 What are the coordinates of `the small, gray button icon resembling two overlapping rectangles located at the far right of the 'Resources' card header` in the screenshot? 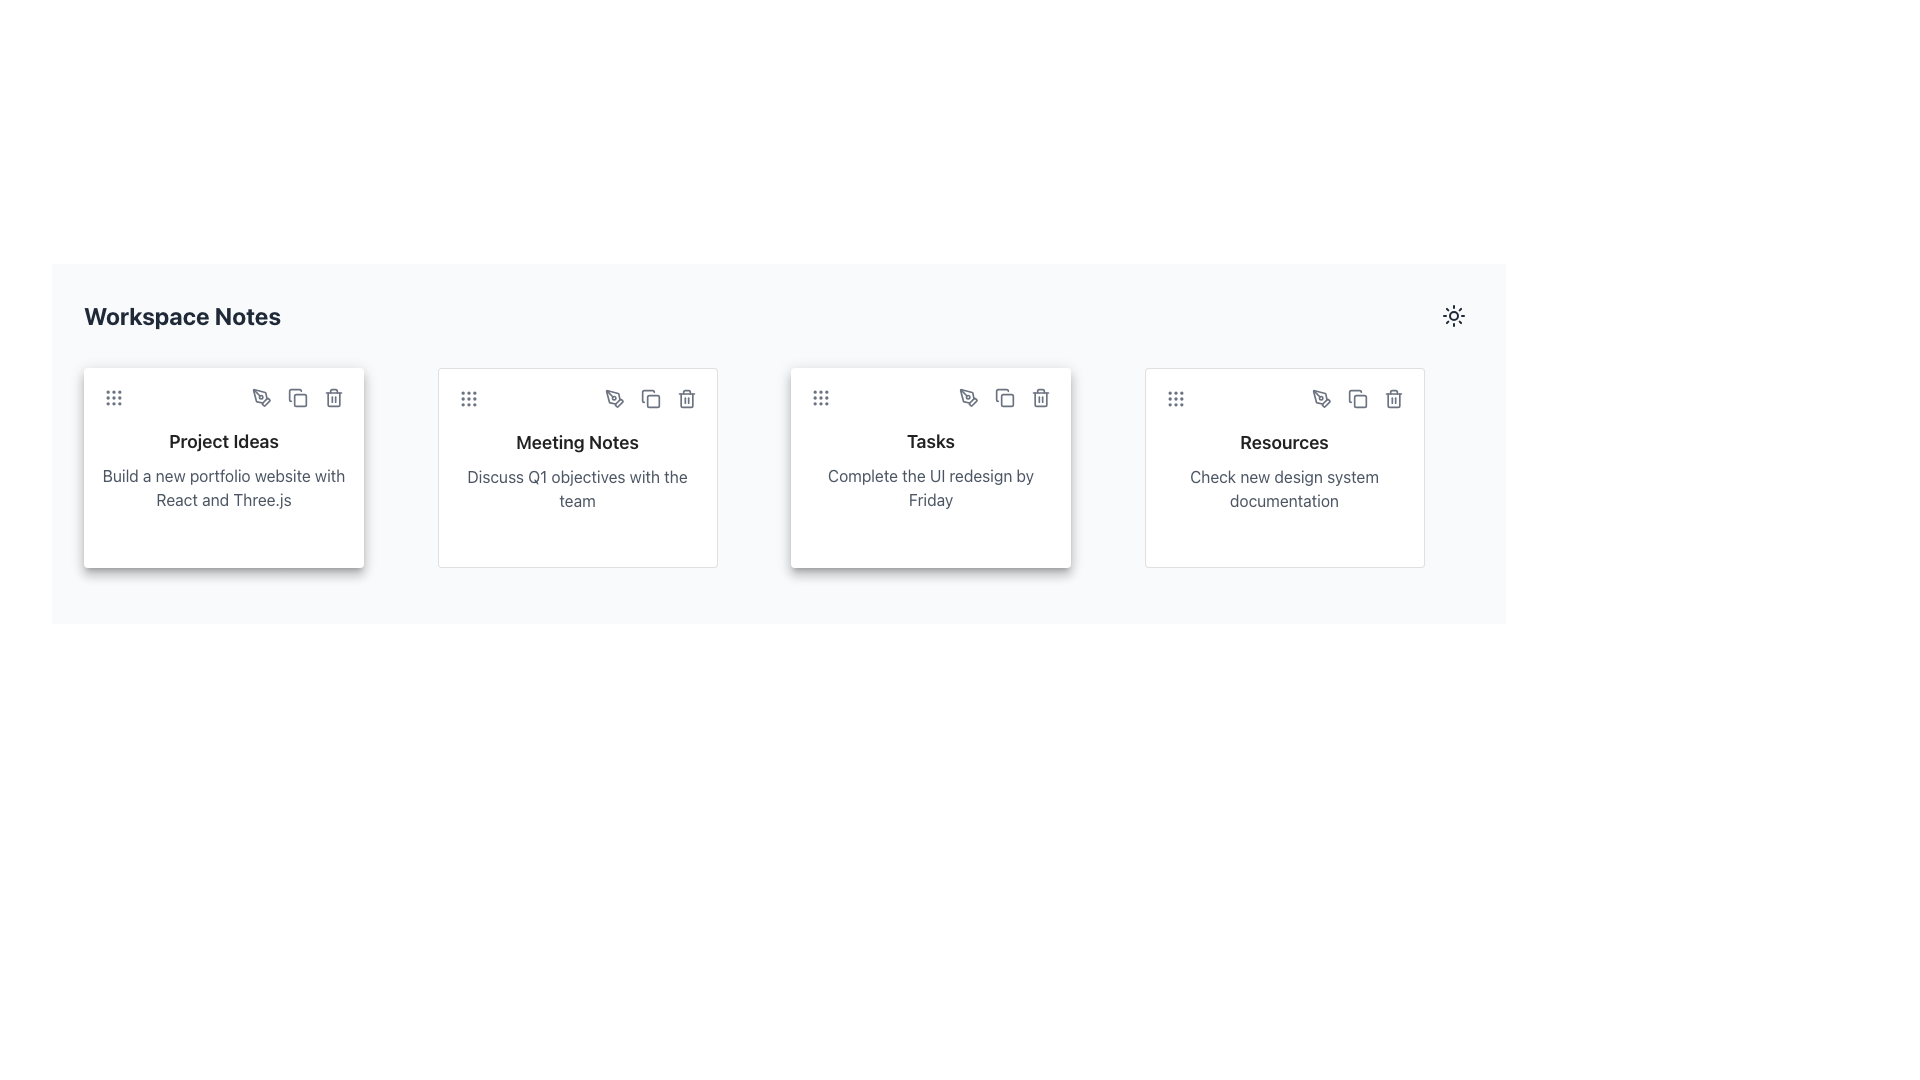 It's located at (1357, 398).